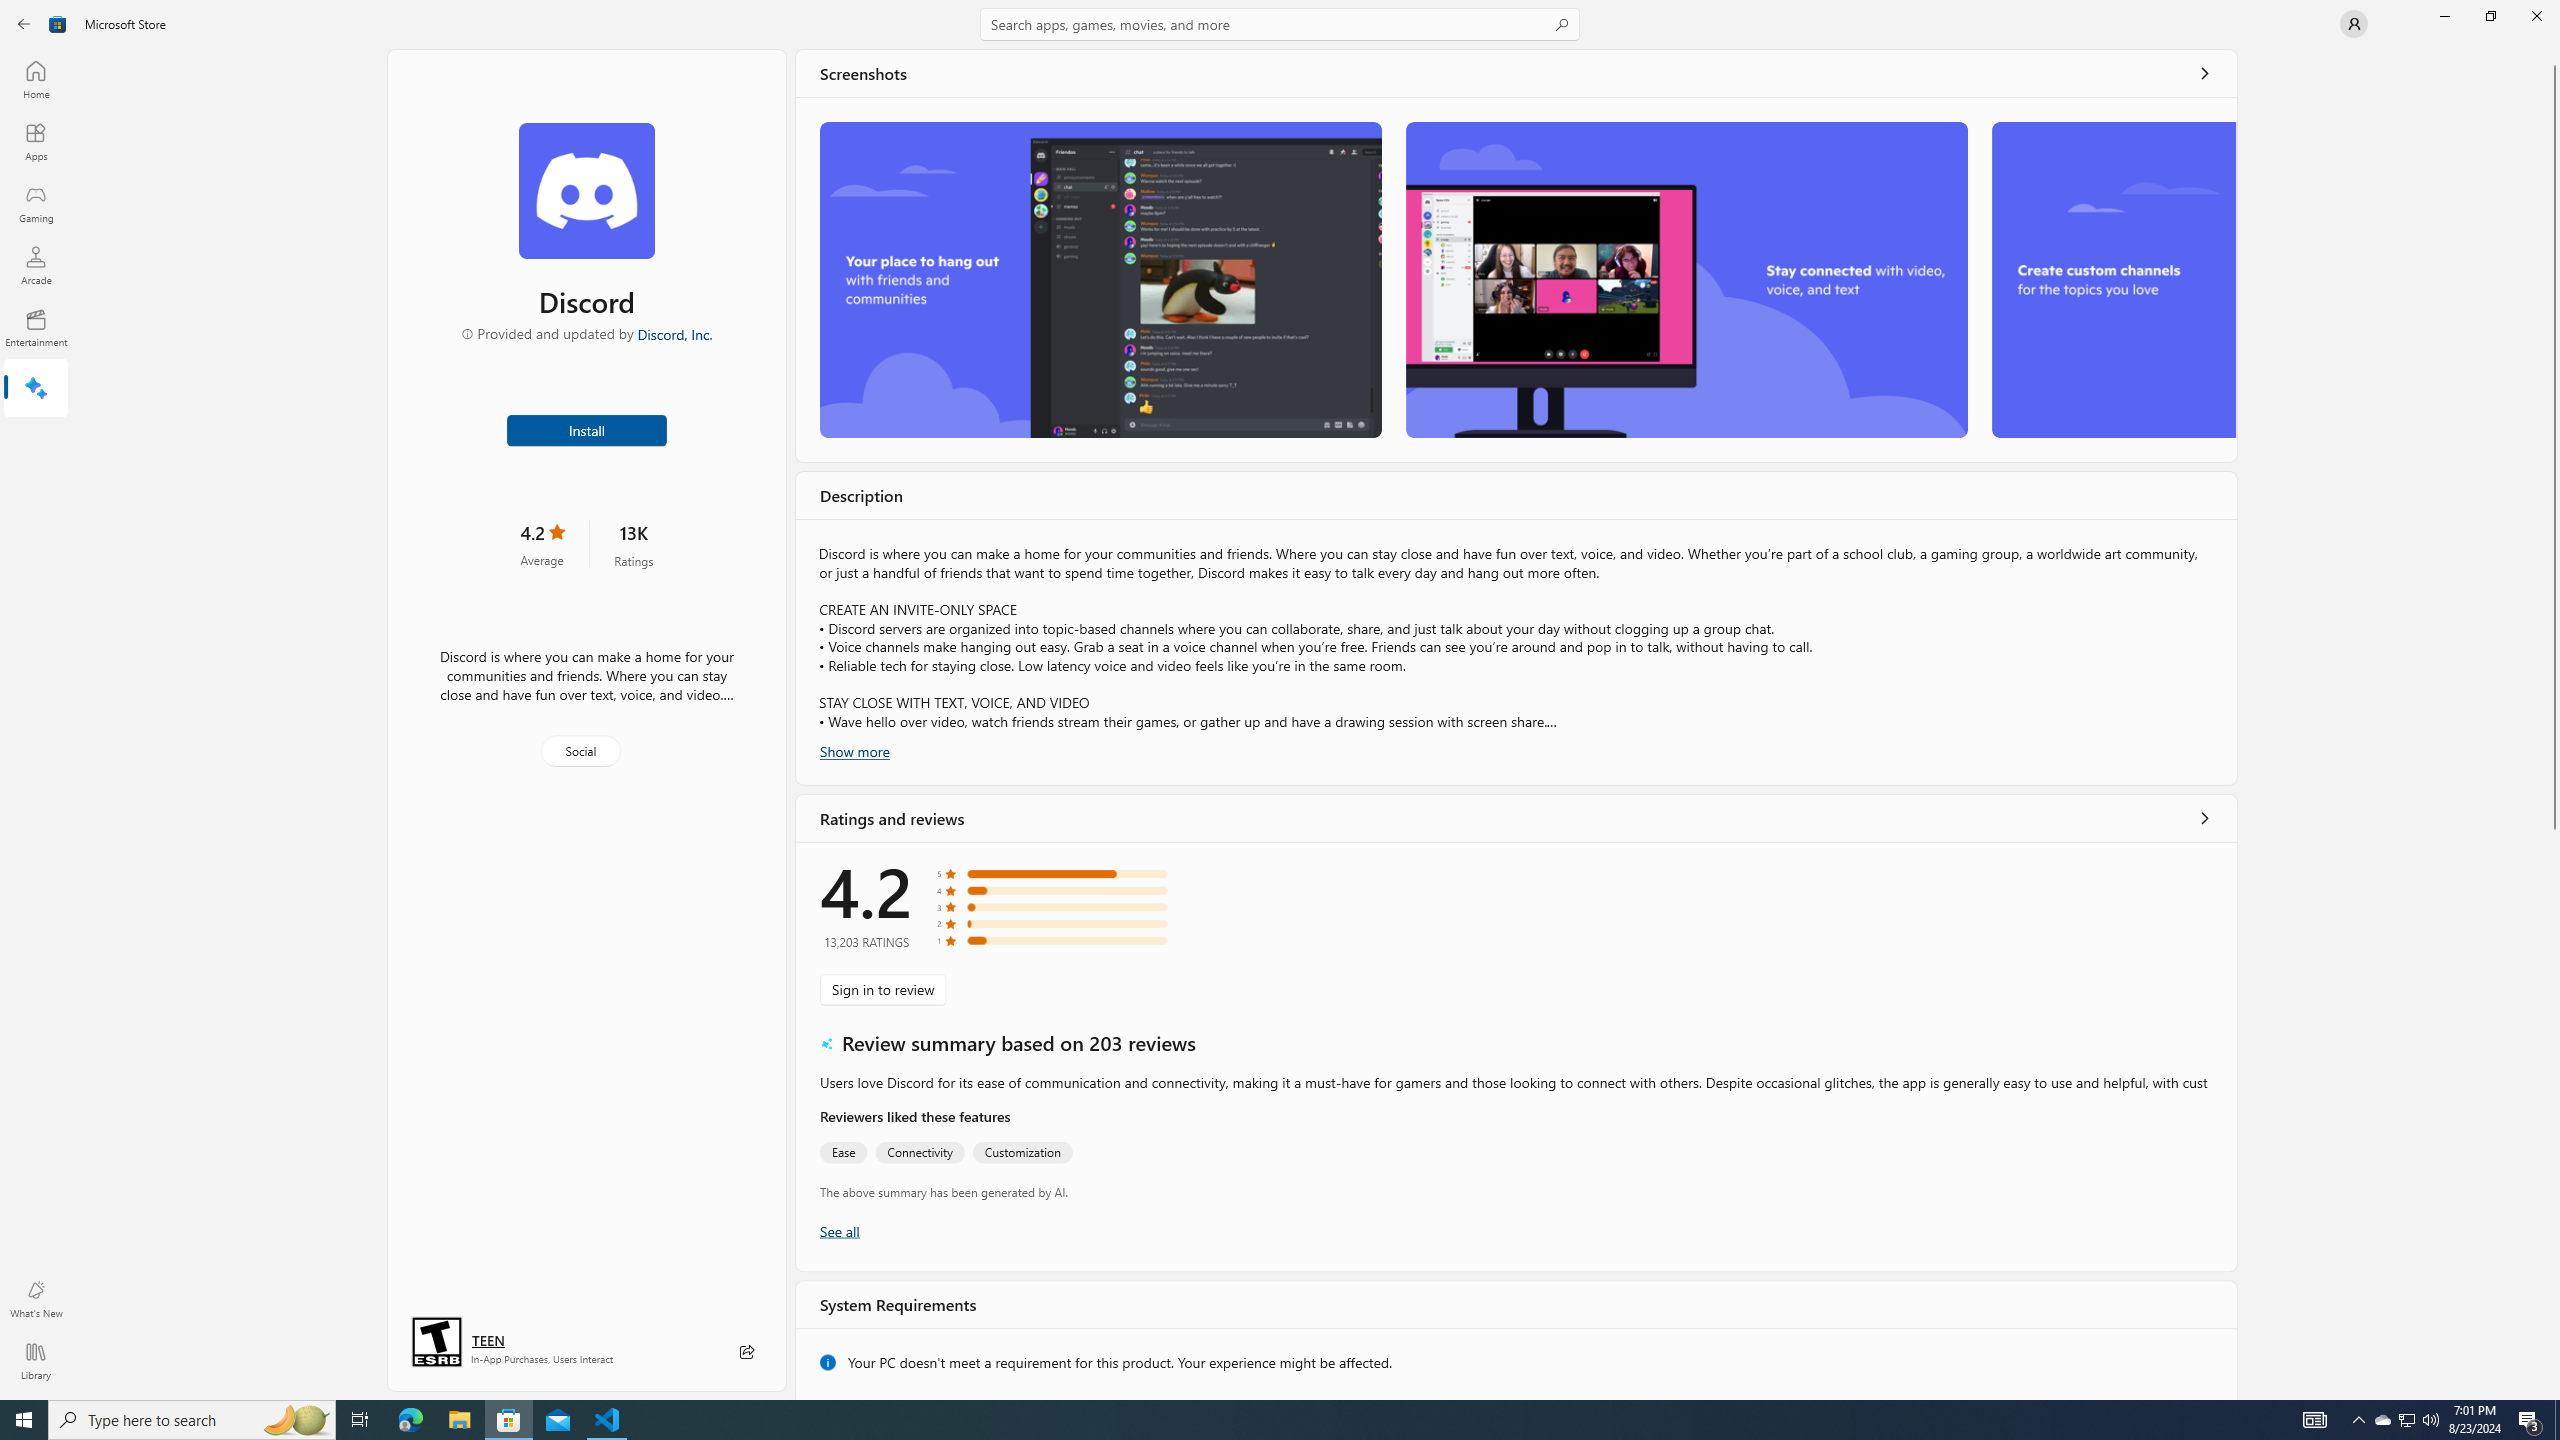 The image size is (2560, 1440). Describe the element at coordinates (673, 333) in the screenshot. I see `'Discord, Inc.'` at that location.